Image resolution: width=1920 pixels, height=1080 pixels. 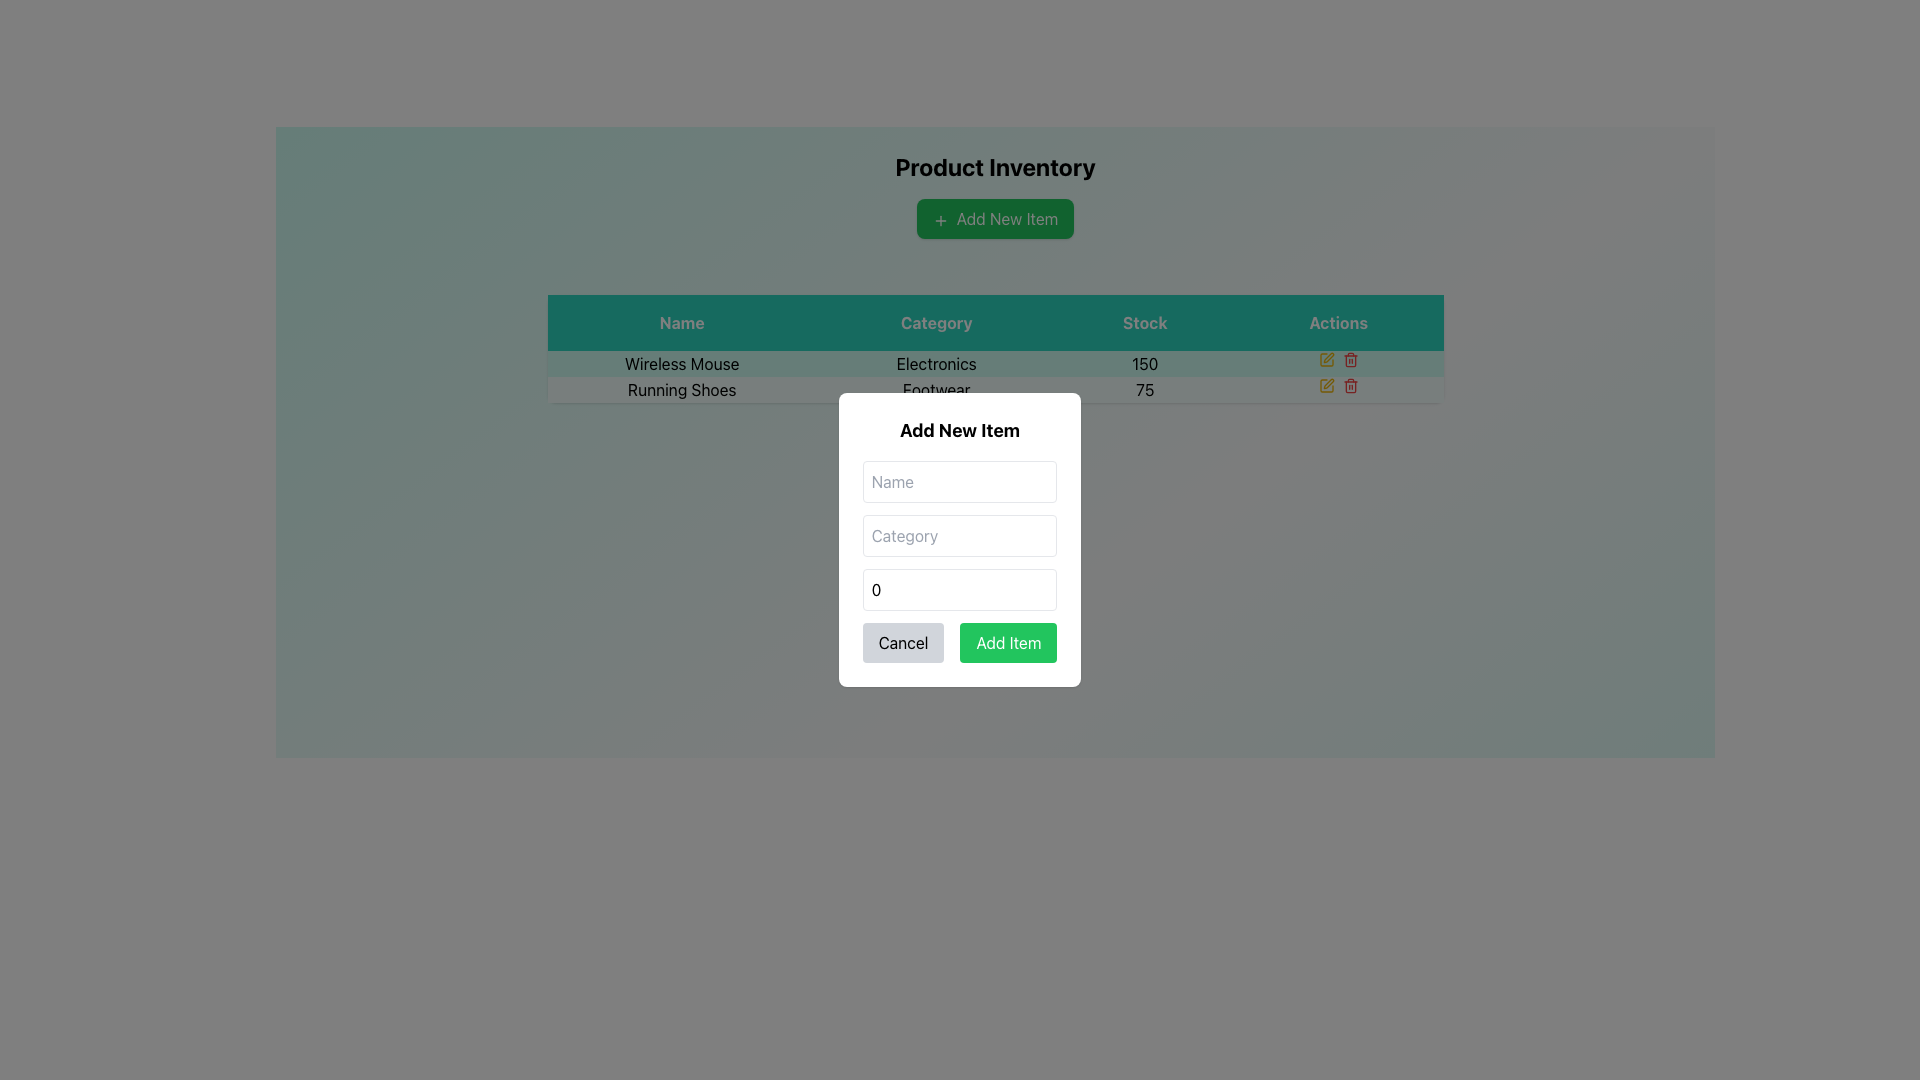 I want to click on the 'Footwear' text label located in the second row of the table under the 'Category' column, which is associated with the 'Running Shoes' entry, so click(x=935, y=389).